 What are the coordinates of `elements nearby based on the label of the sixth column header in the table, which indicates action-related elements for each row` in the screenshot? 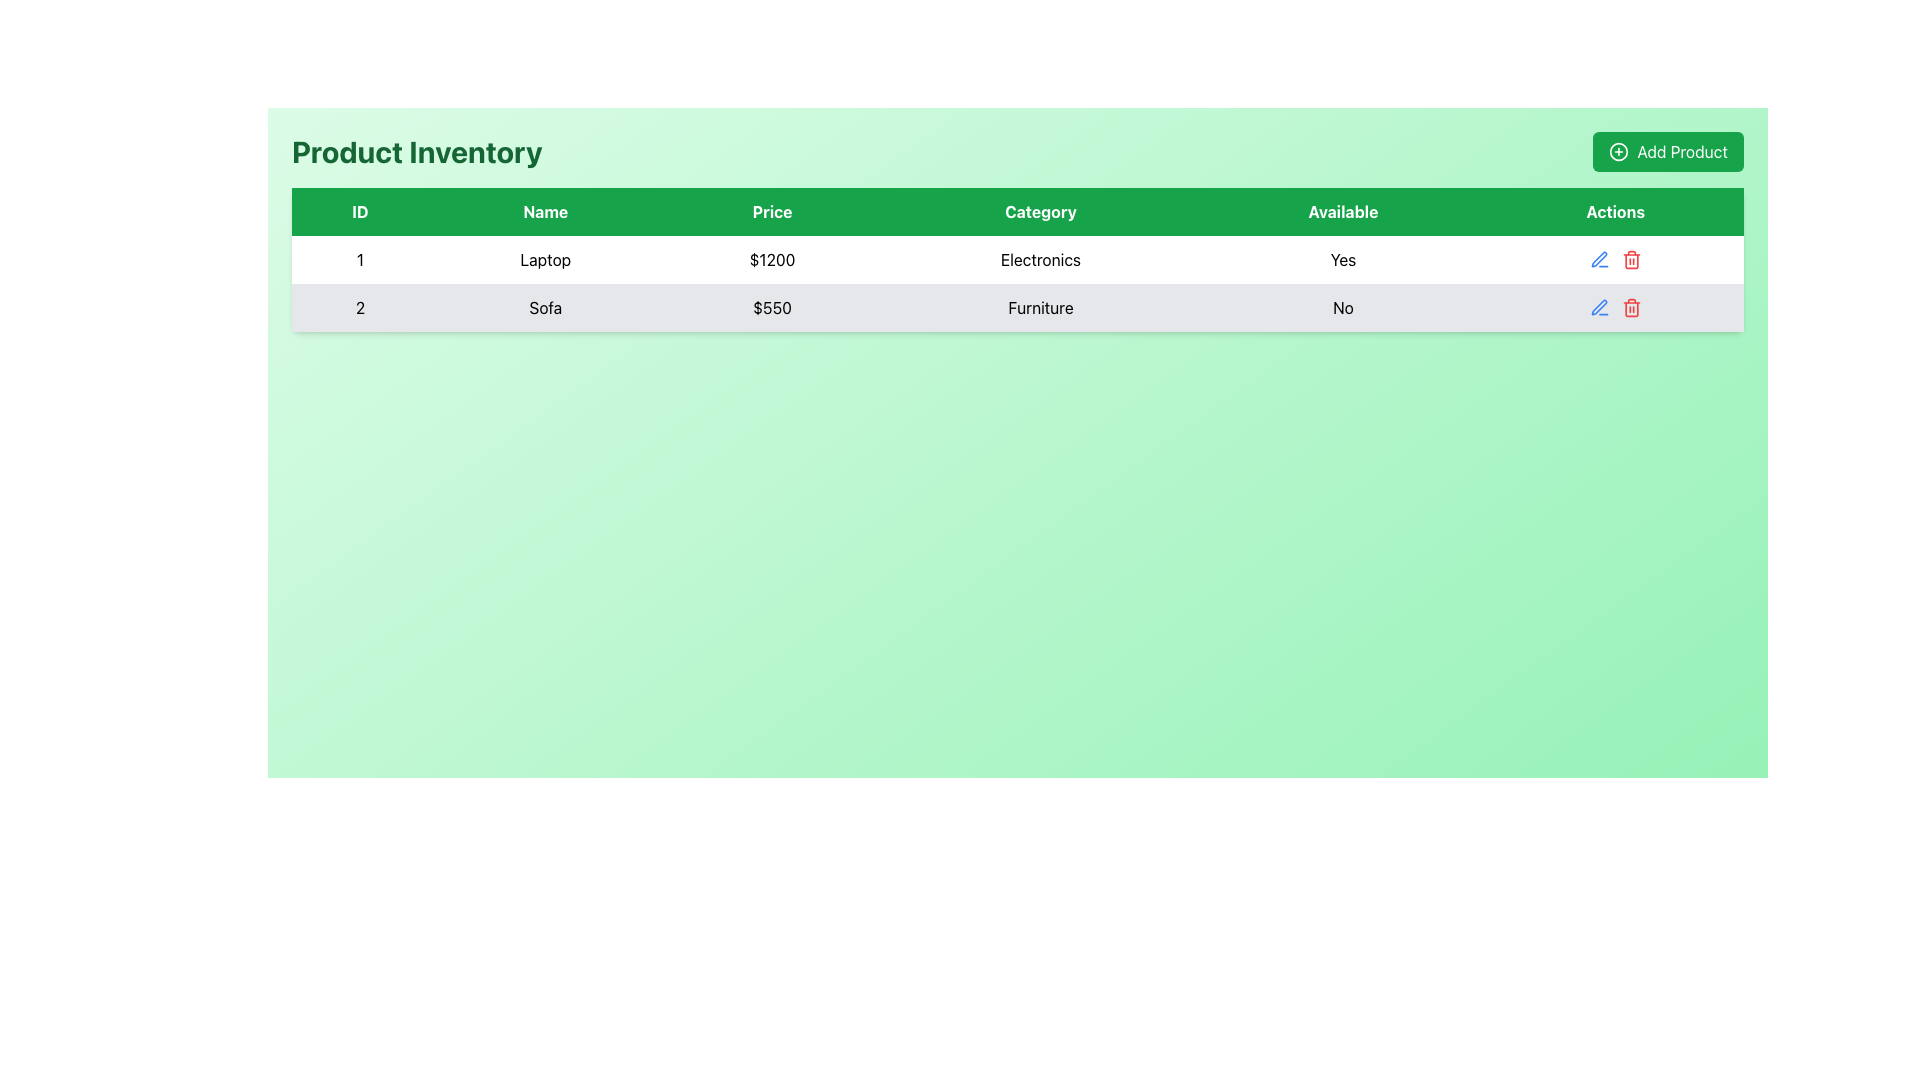 It's located at (1614, 212).